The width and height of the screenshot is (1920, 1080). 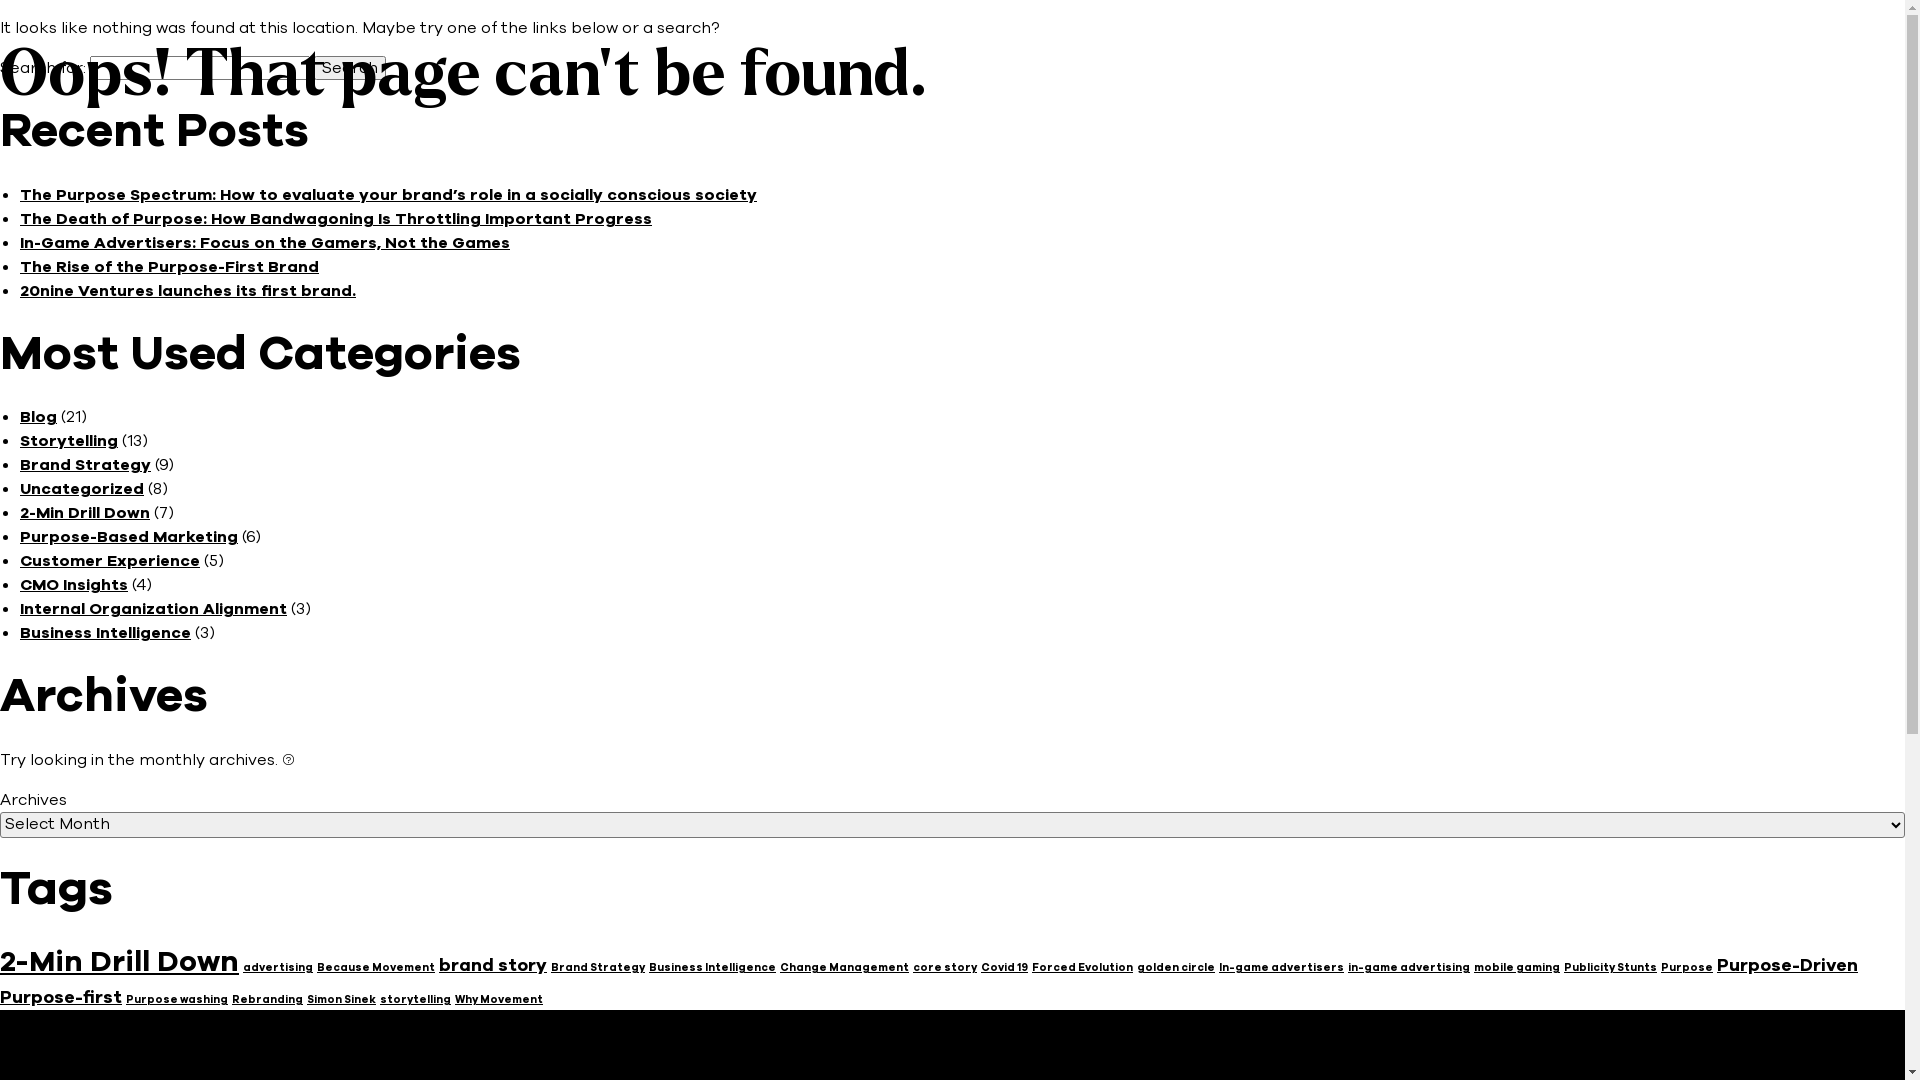 I want to click on 'Change Management', so click(x=844, y=966).